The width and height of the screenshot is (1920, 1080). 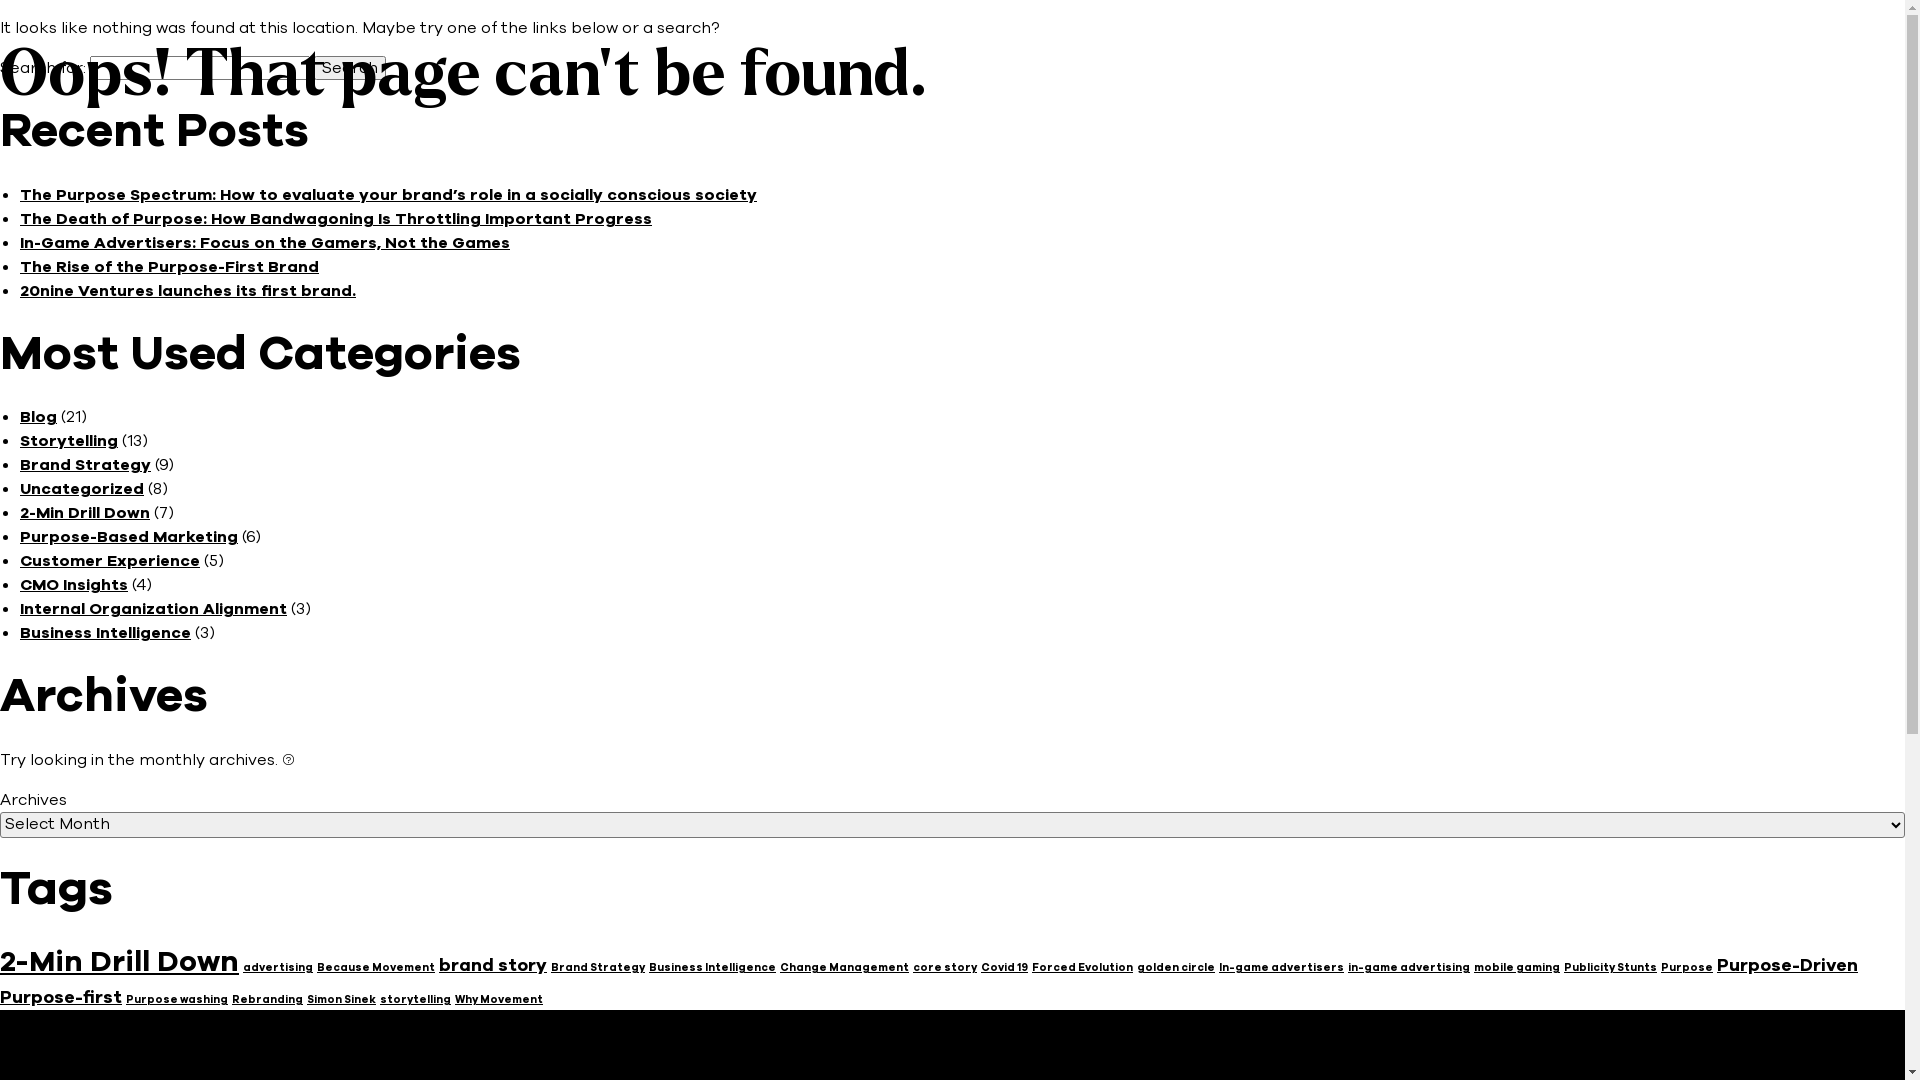 I want to click on 'Change Management', so click(x=844, y=966).